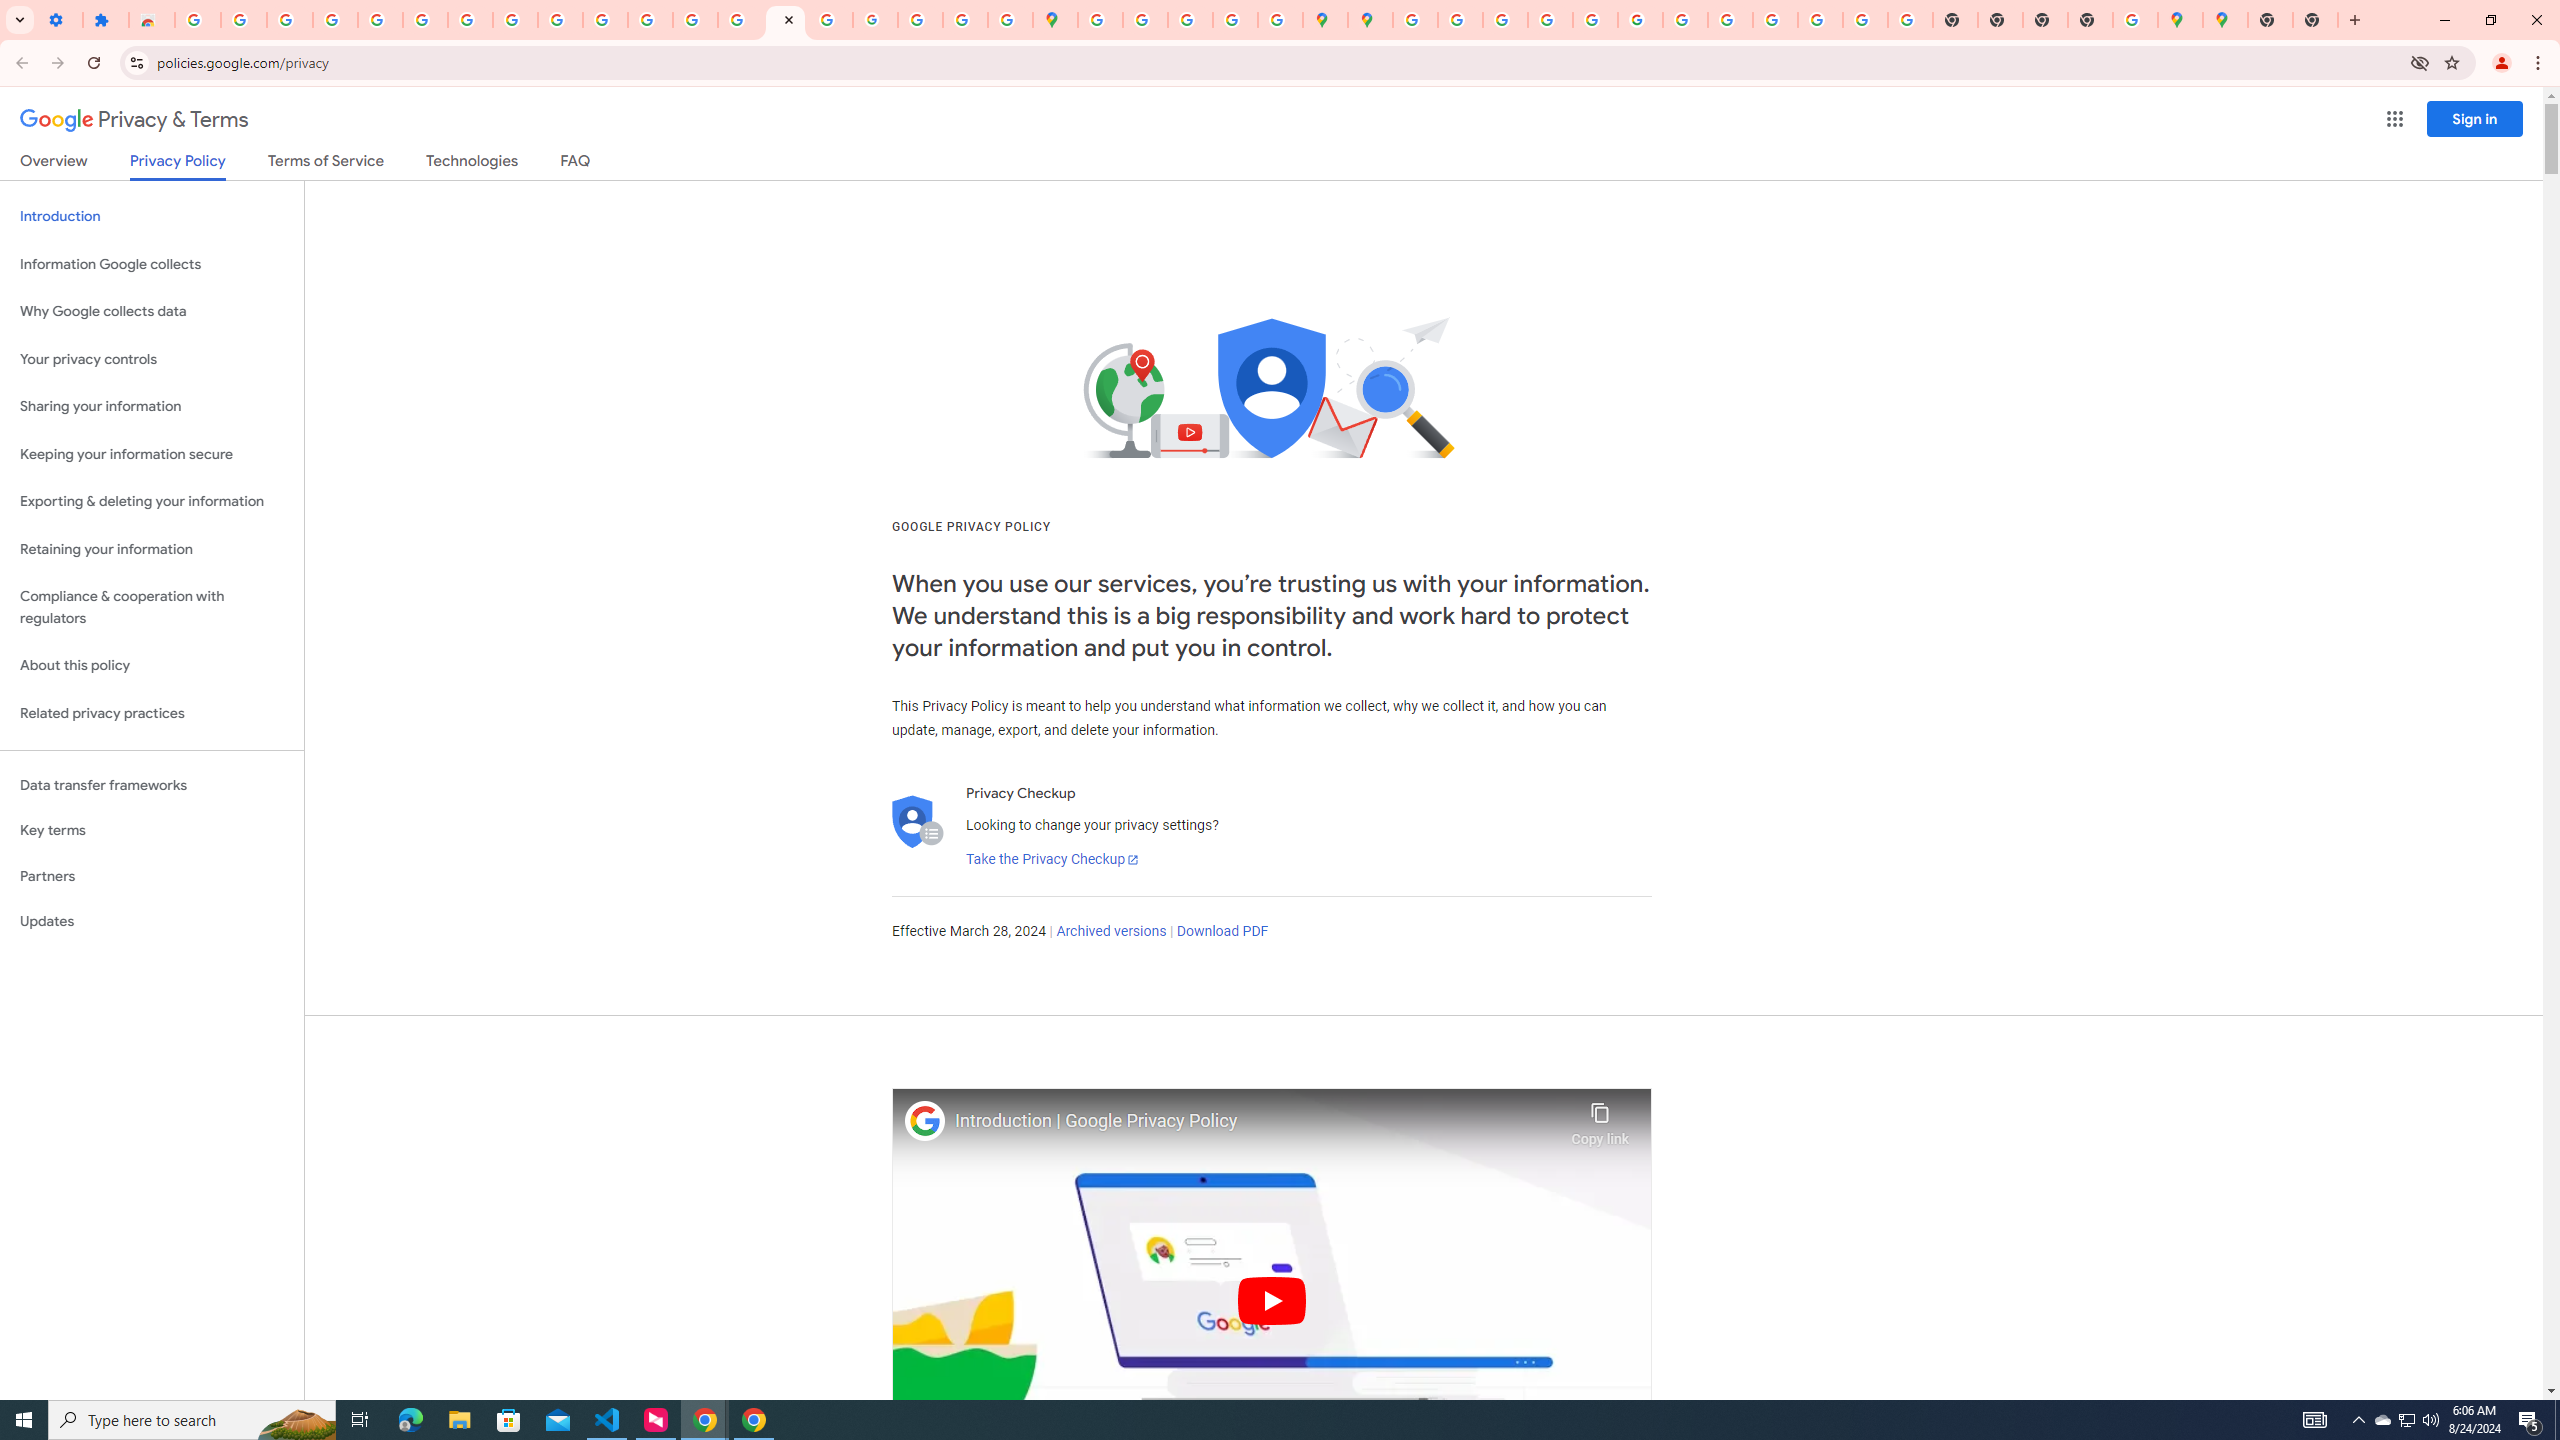  Describe the element at coordinates (379, 19) in the screenshot. I see `'Sign in - Google Accounts'` at that location.